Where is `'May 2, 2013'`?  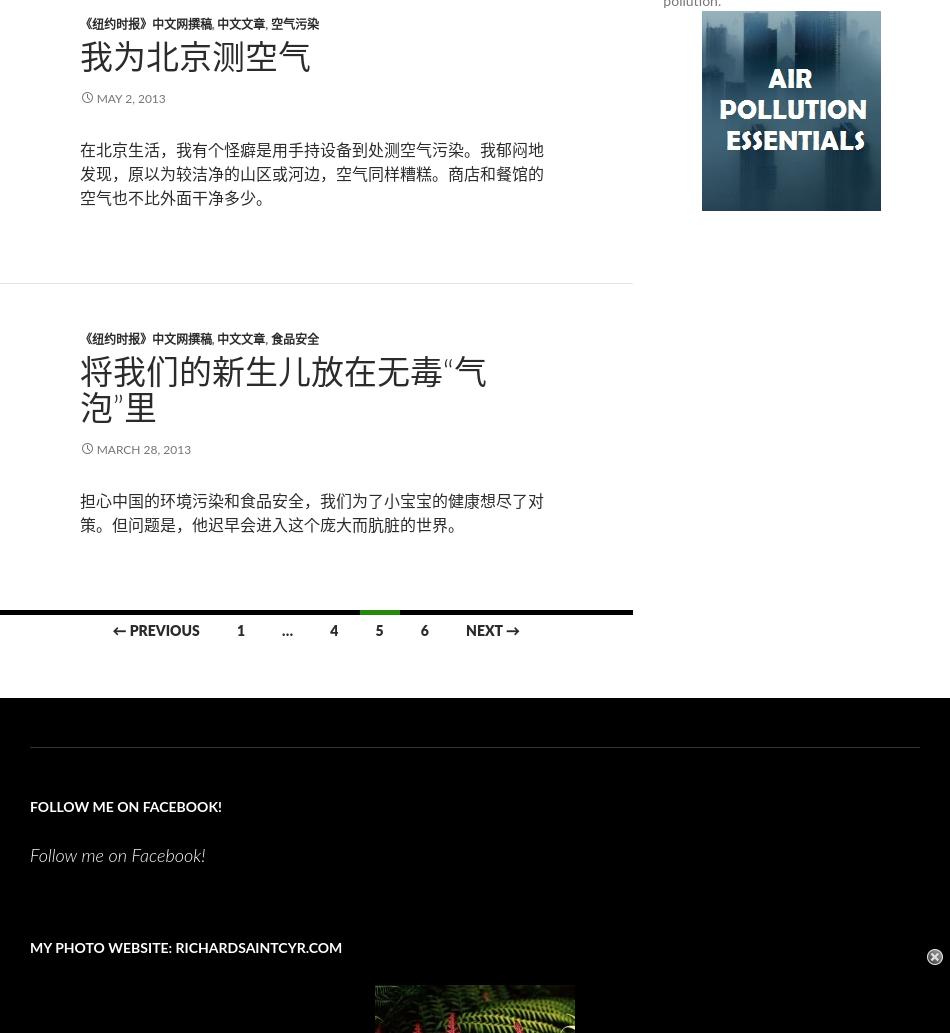
'May 2, 2013' is located at coordinates (130, 98).